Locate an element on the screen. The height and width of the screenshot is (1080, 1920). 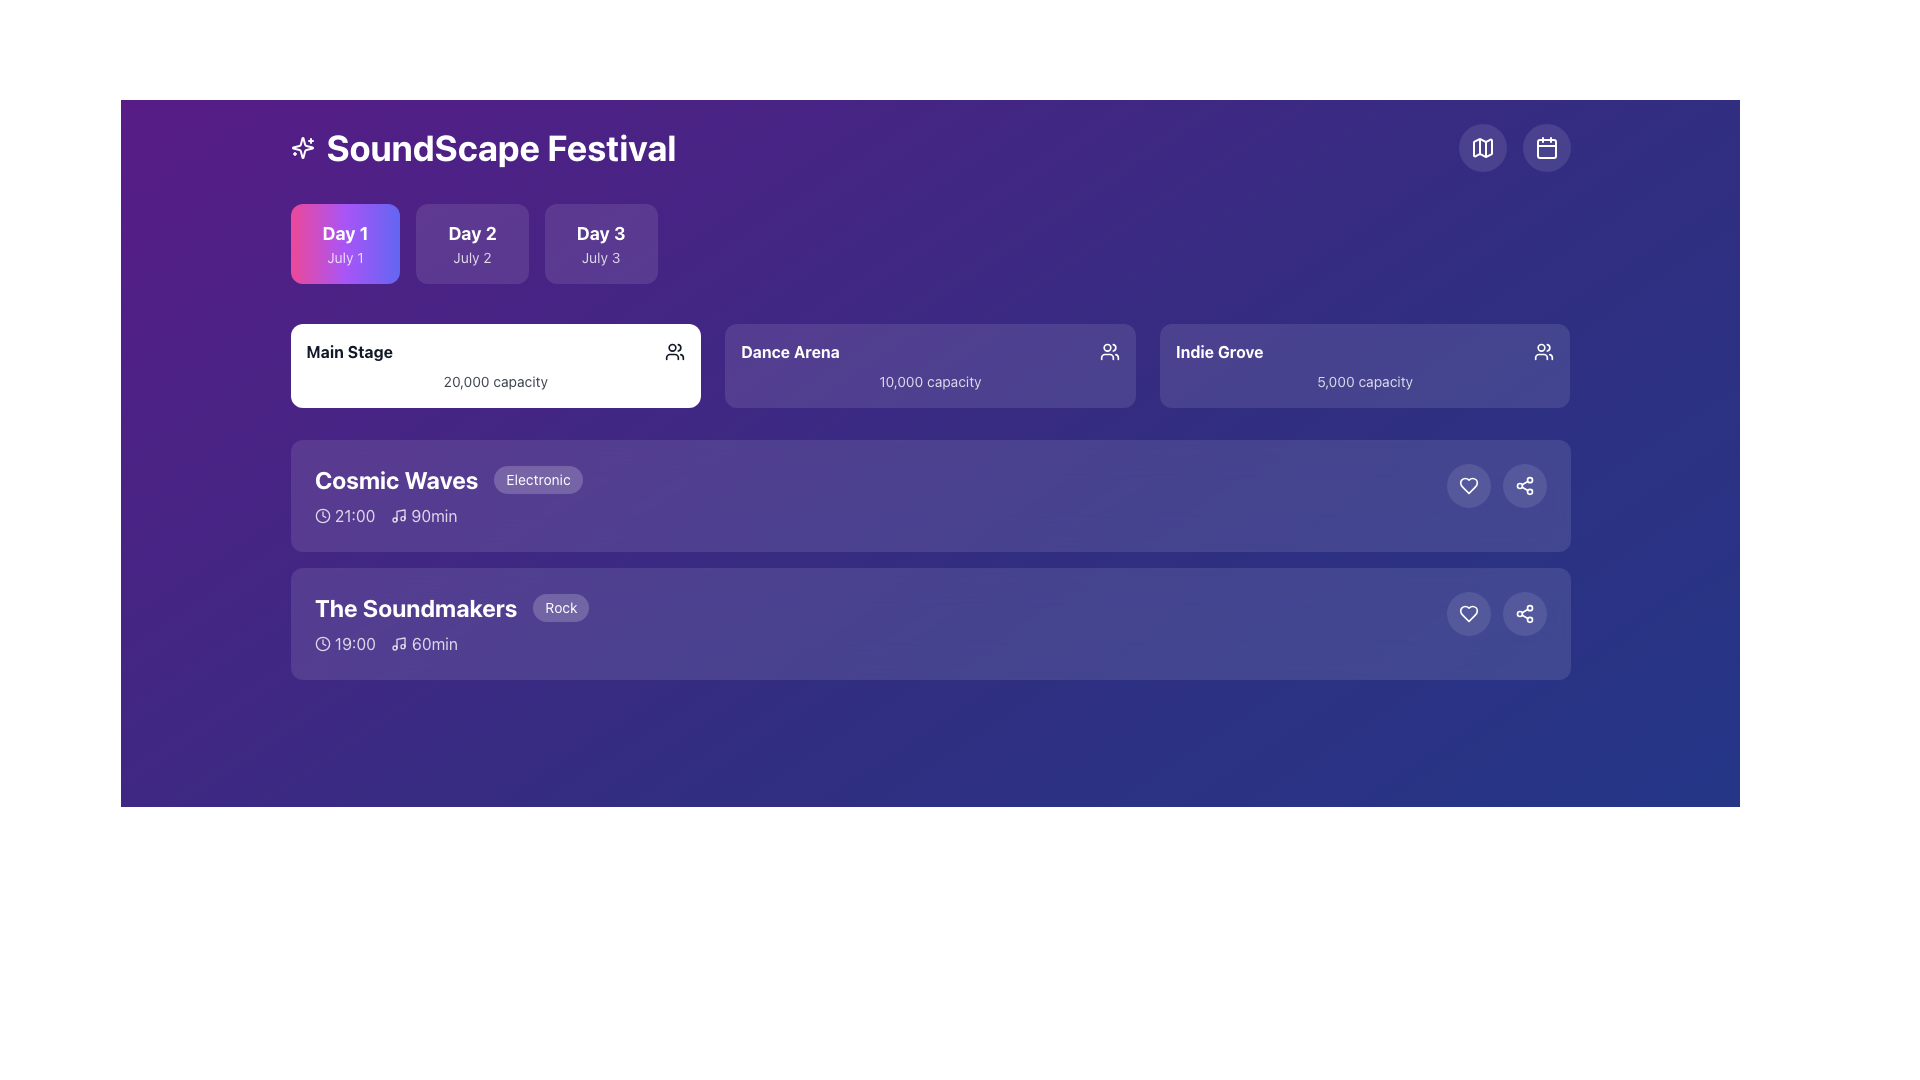
the musical performance icon located to the left of the text '90min' in the row for the event 'Cosmic Waves' is located at coordinates (398, 515).